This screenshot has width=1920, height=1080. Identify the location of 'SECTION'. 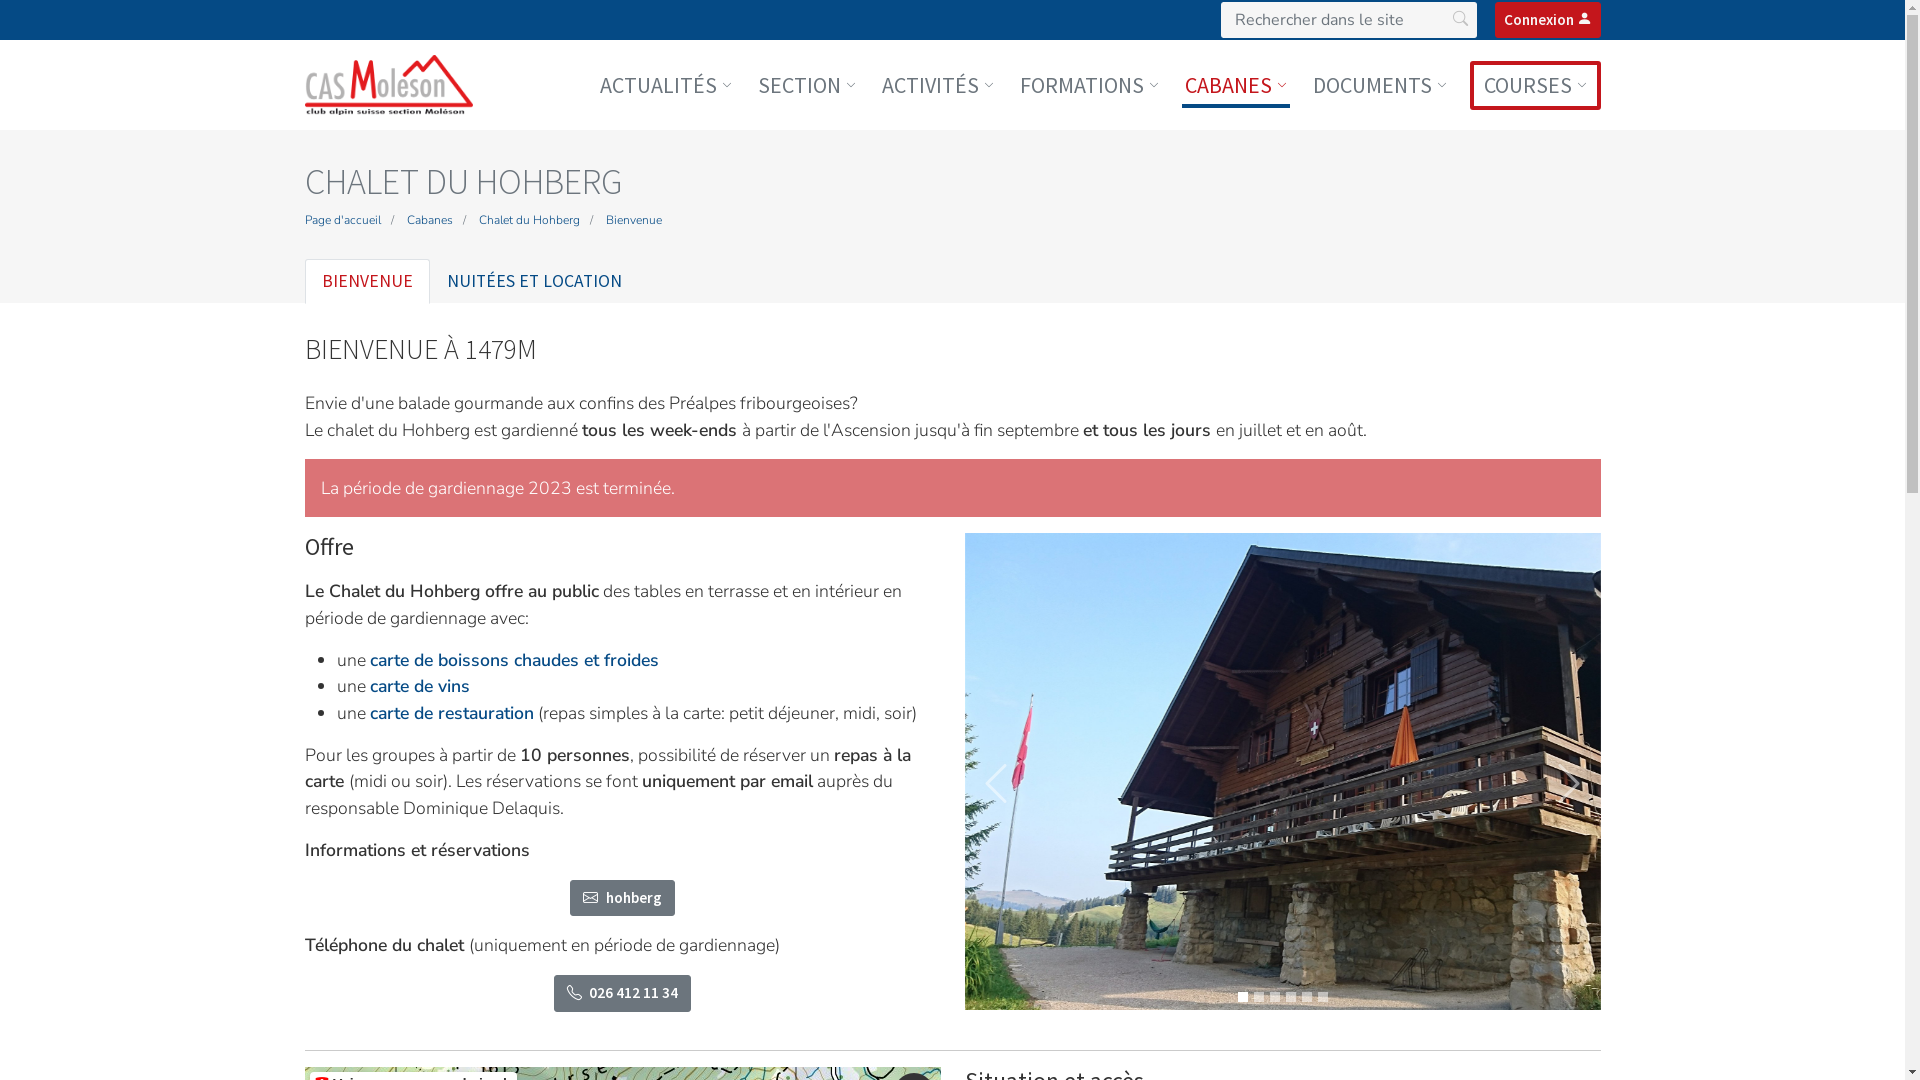
(752, 83).